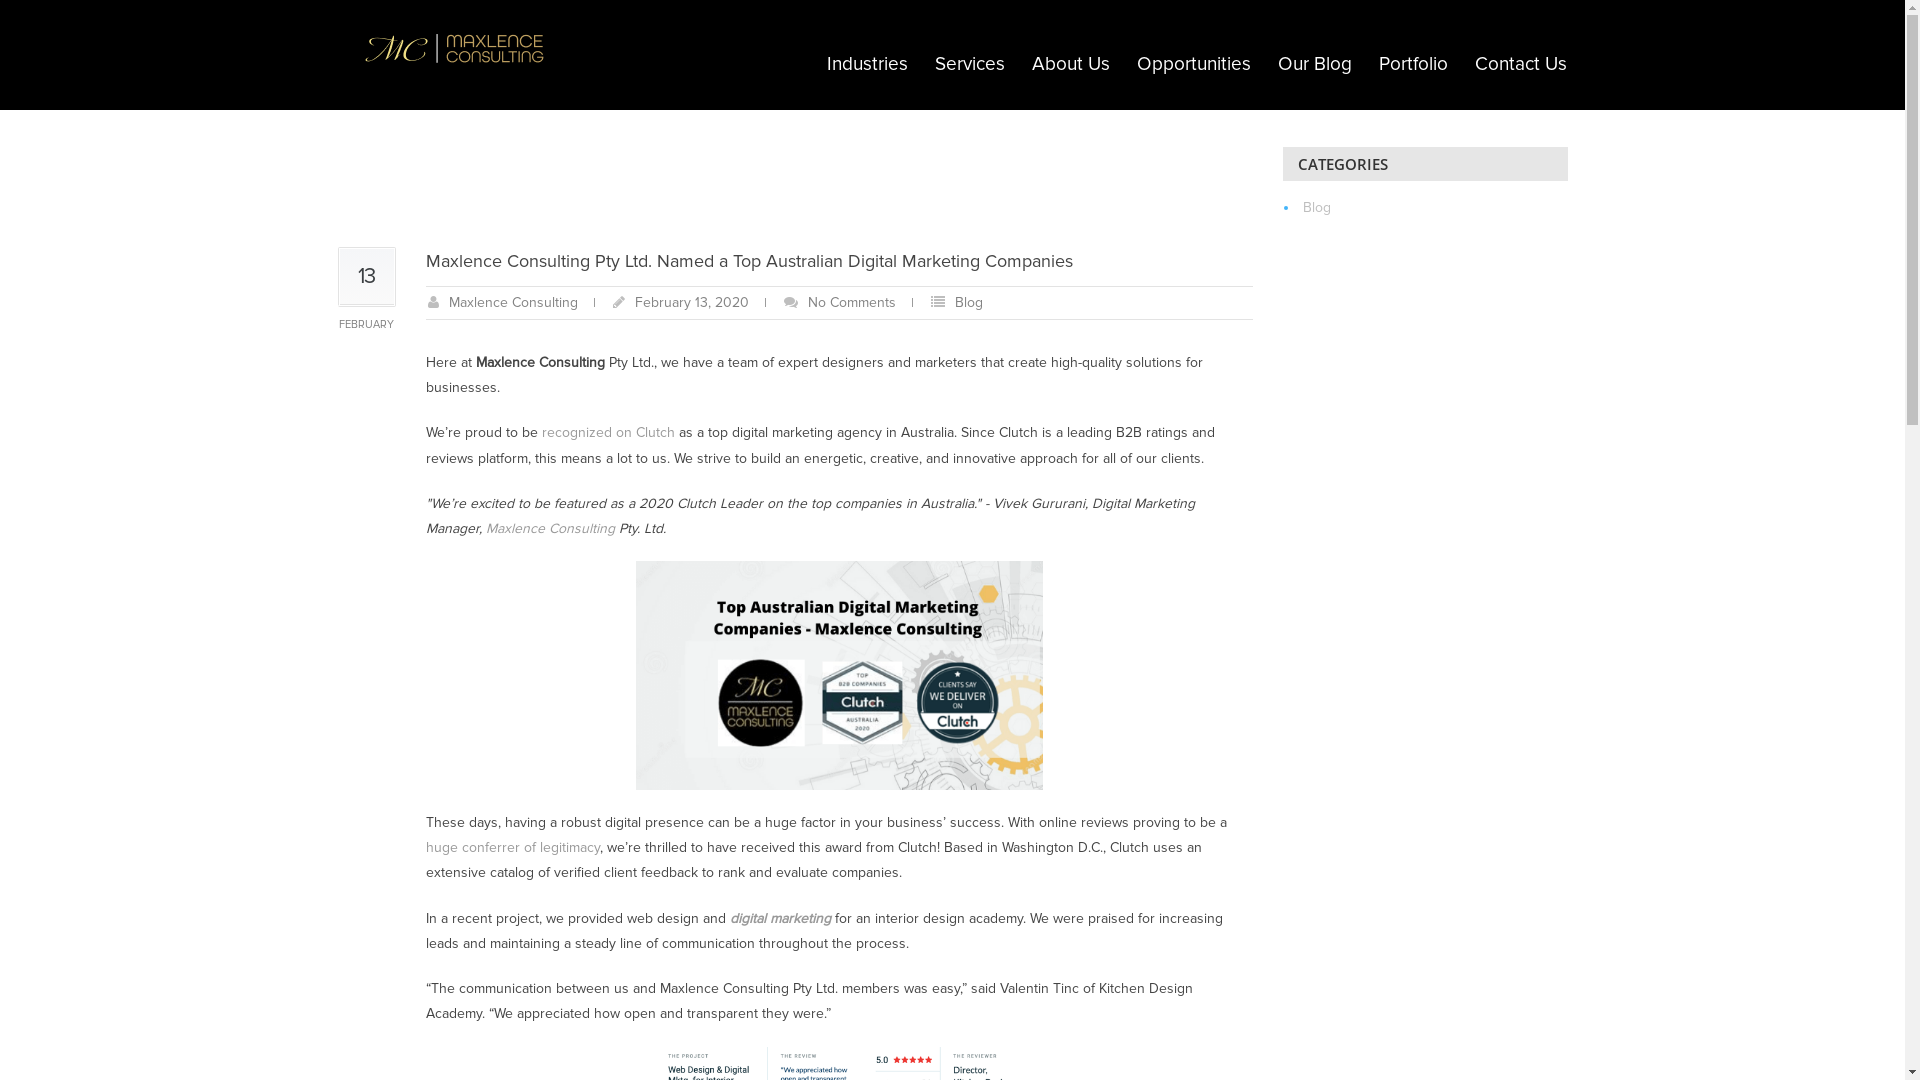  What do you see at coordinates (1520, 63) in the screenshot?
I see `'Contact Us'` at bounding box center [1520, 63].